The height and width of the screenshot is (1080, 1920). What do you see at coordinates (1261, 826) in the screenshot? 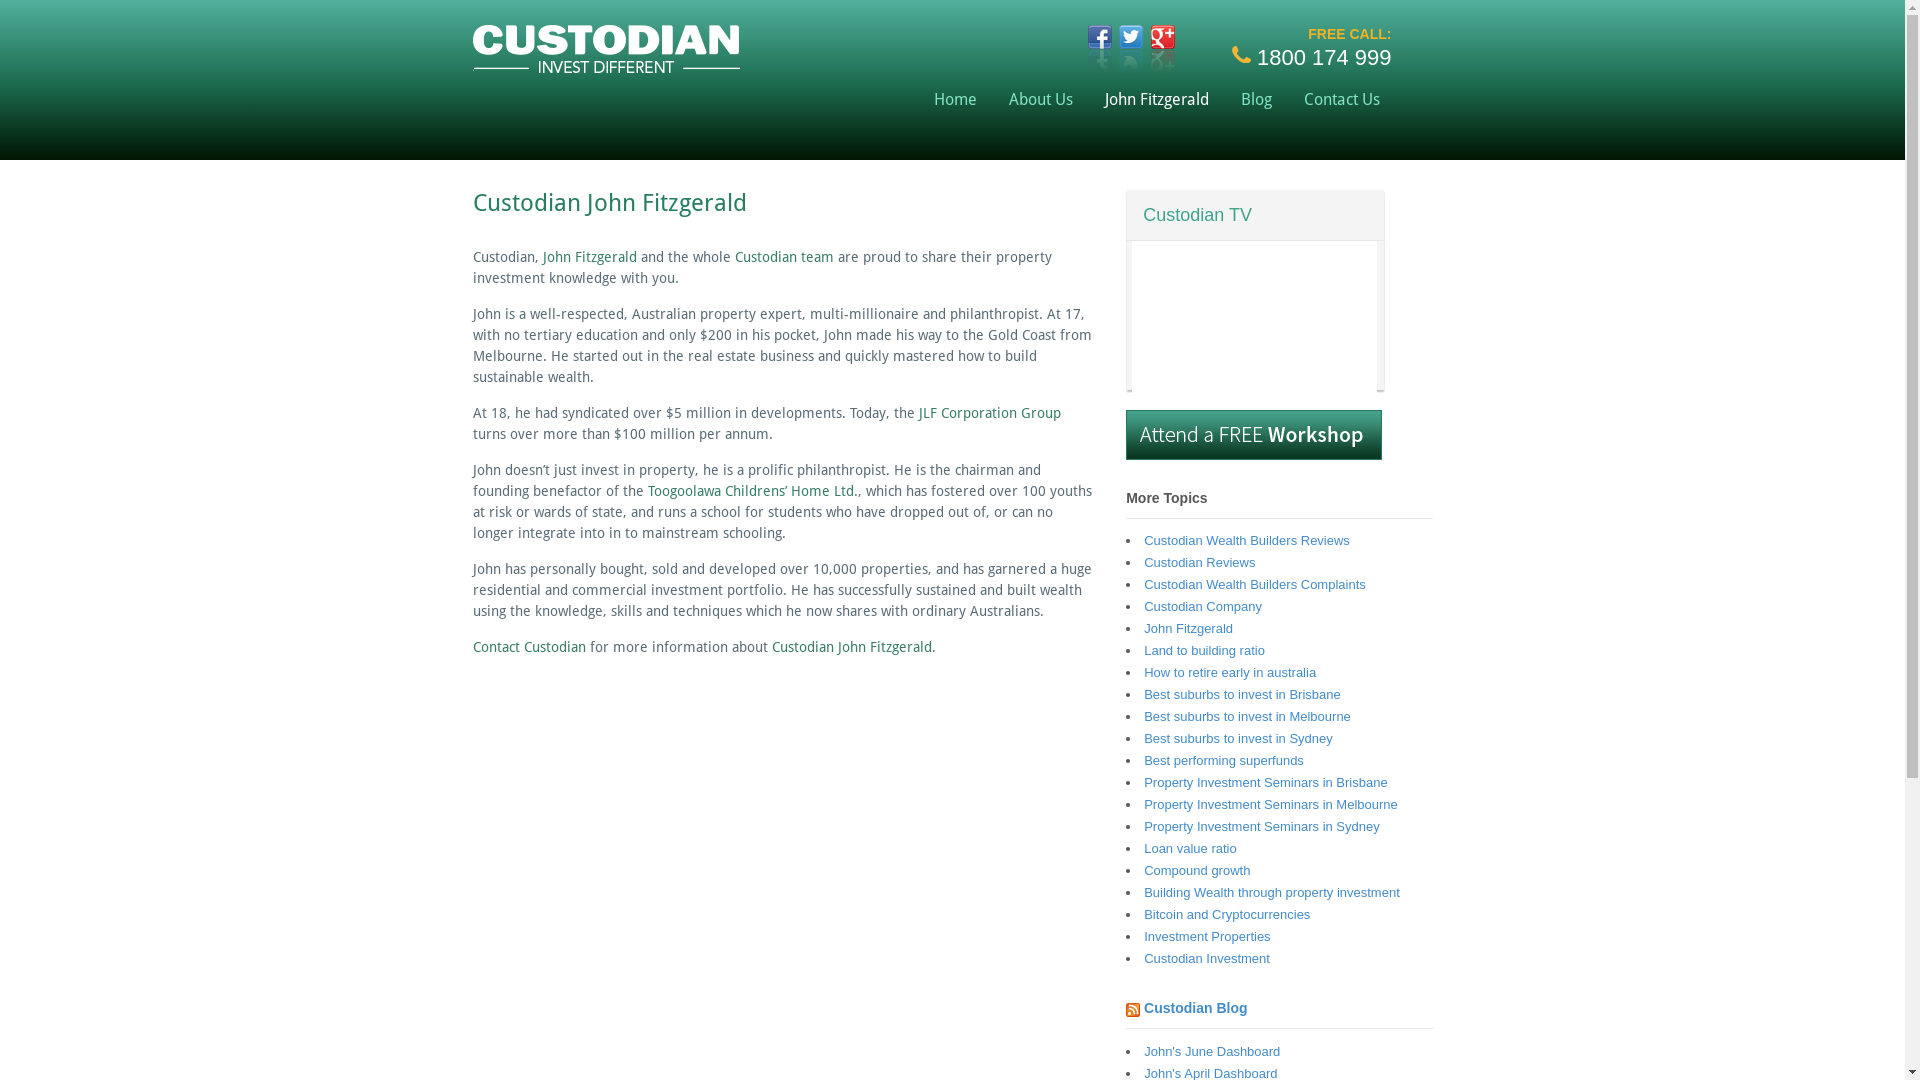
I see `'Property Investment Seminars in Sydney'` at bounding box center [1261, 826].